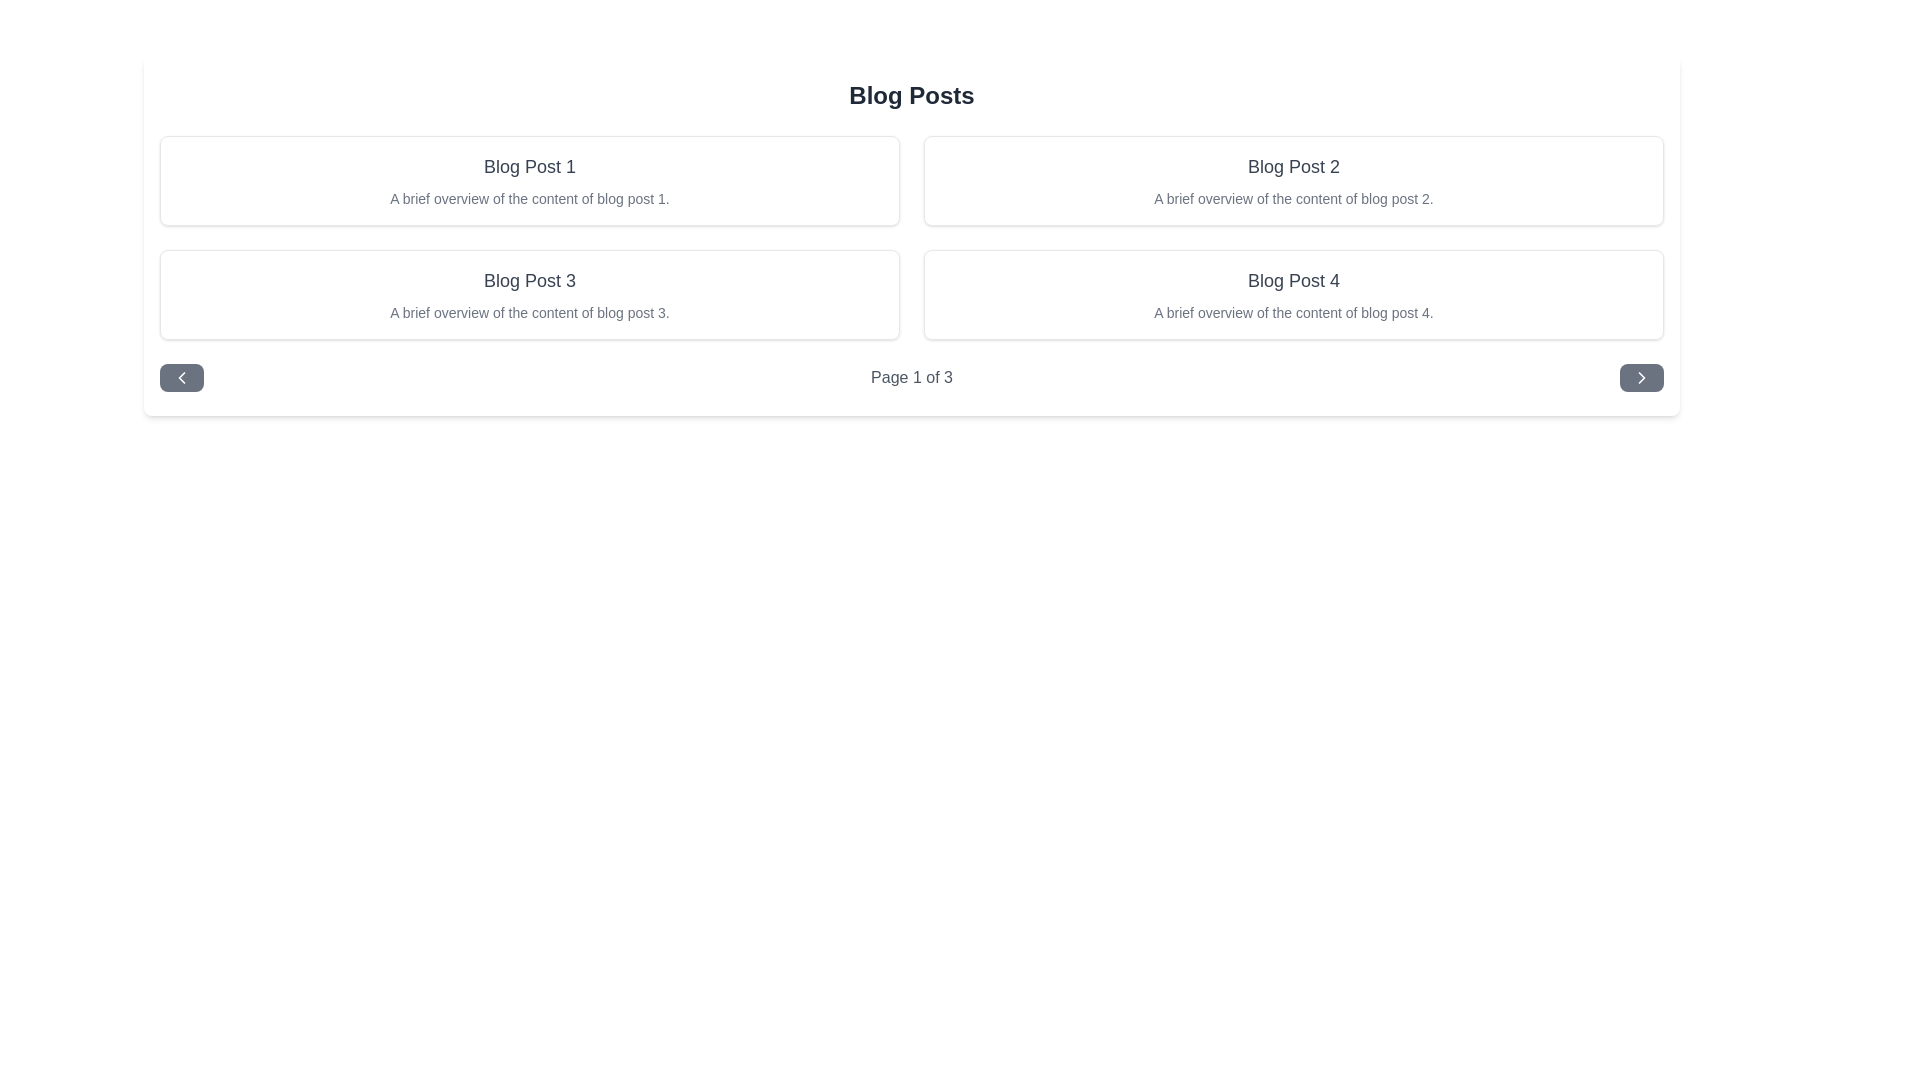 The width and height of the screenshot is (1920, 1080). I want to click on the pagination indicator labeled 'Page 1 of 3', which is styled with a gray font and located at the bottom center of the layout, between two interactive buttons, so click(911, 378).